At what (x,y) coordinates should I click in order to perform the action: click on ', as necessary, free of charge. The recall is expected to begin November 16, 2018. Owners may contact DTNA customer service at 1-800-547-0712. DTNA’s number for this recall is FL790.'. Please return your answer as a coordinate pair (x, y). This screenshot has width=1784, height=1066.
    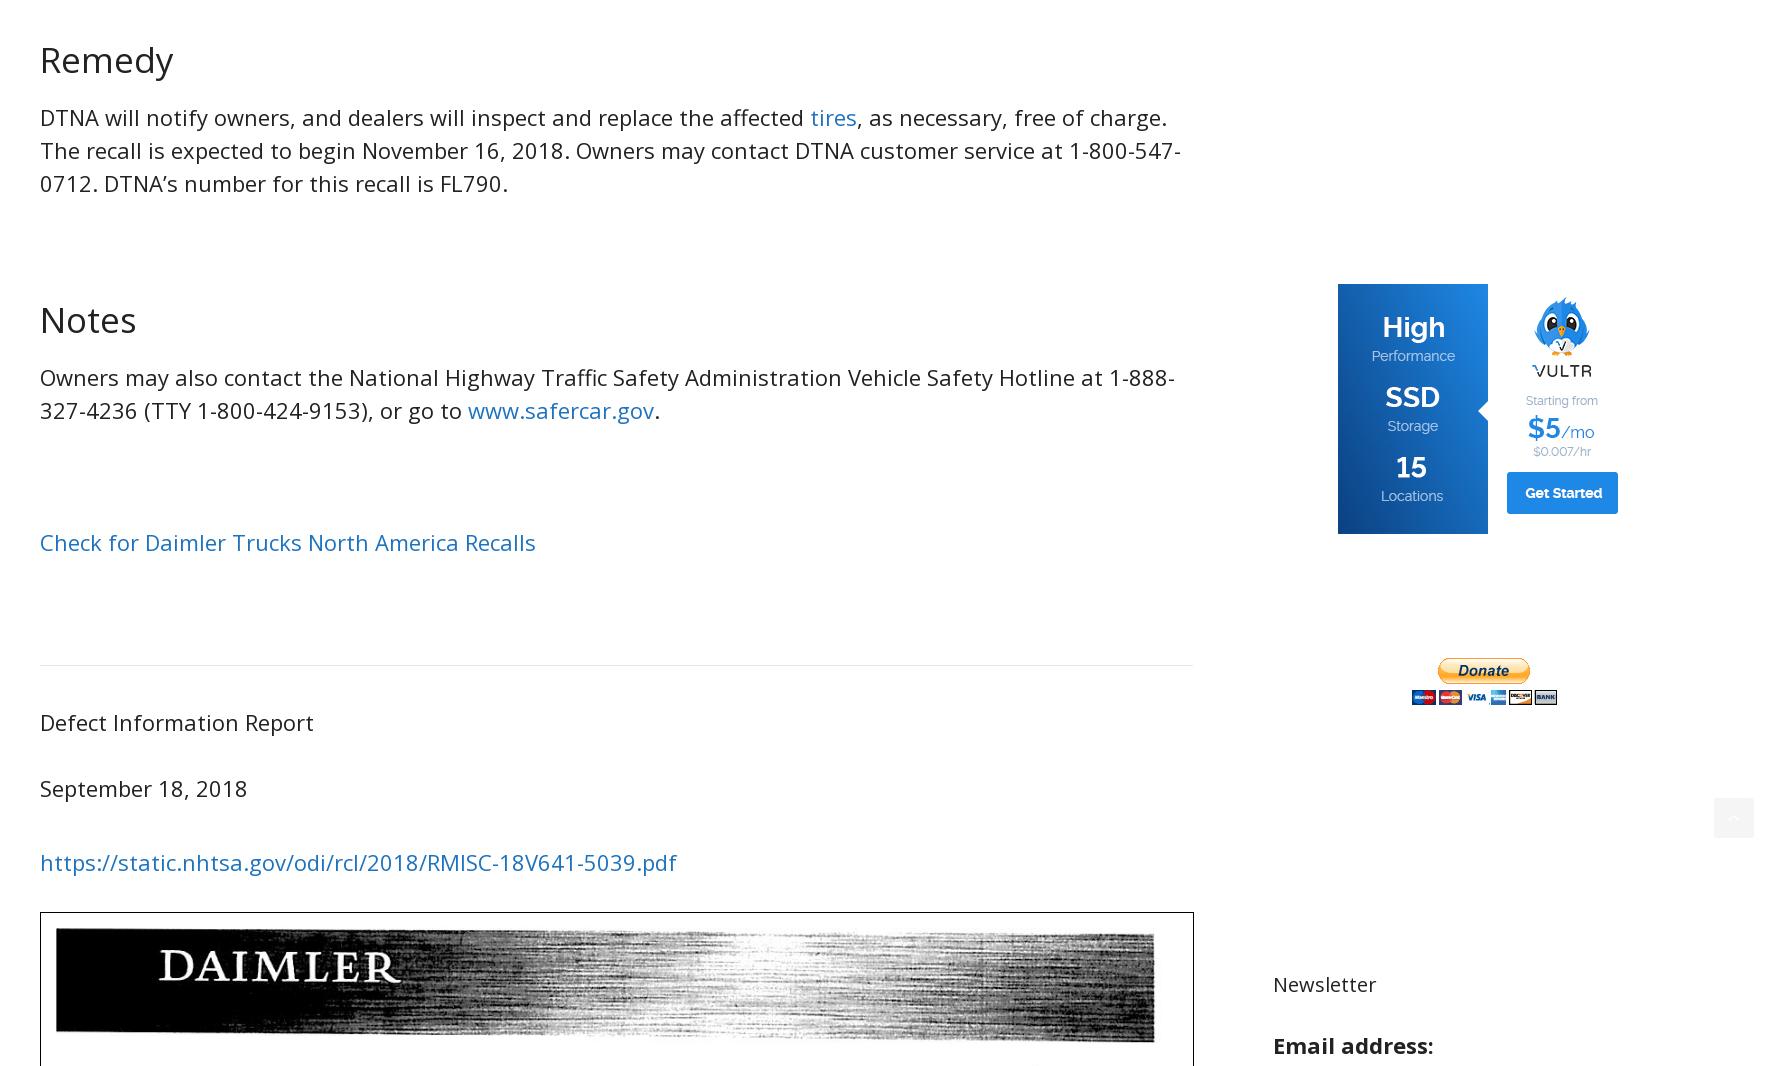
    Looking at the image, I should click on (609, 148).